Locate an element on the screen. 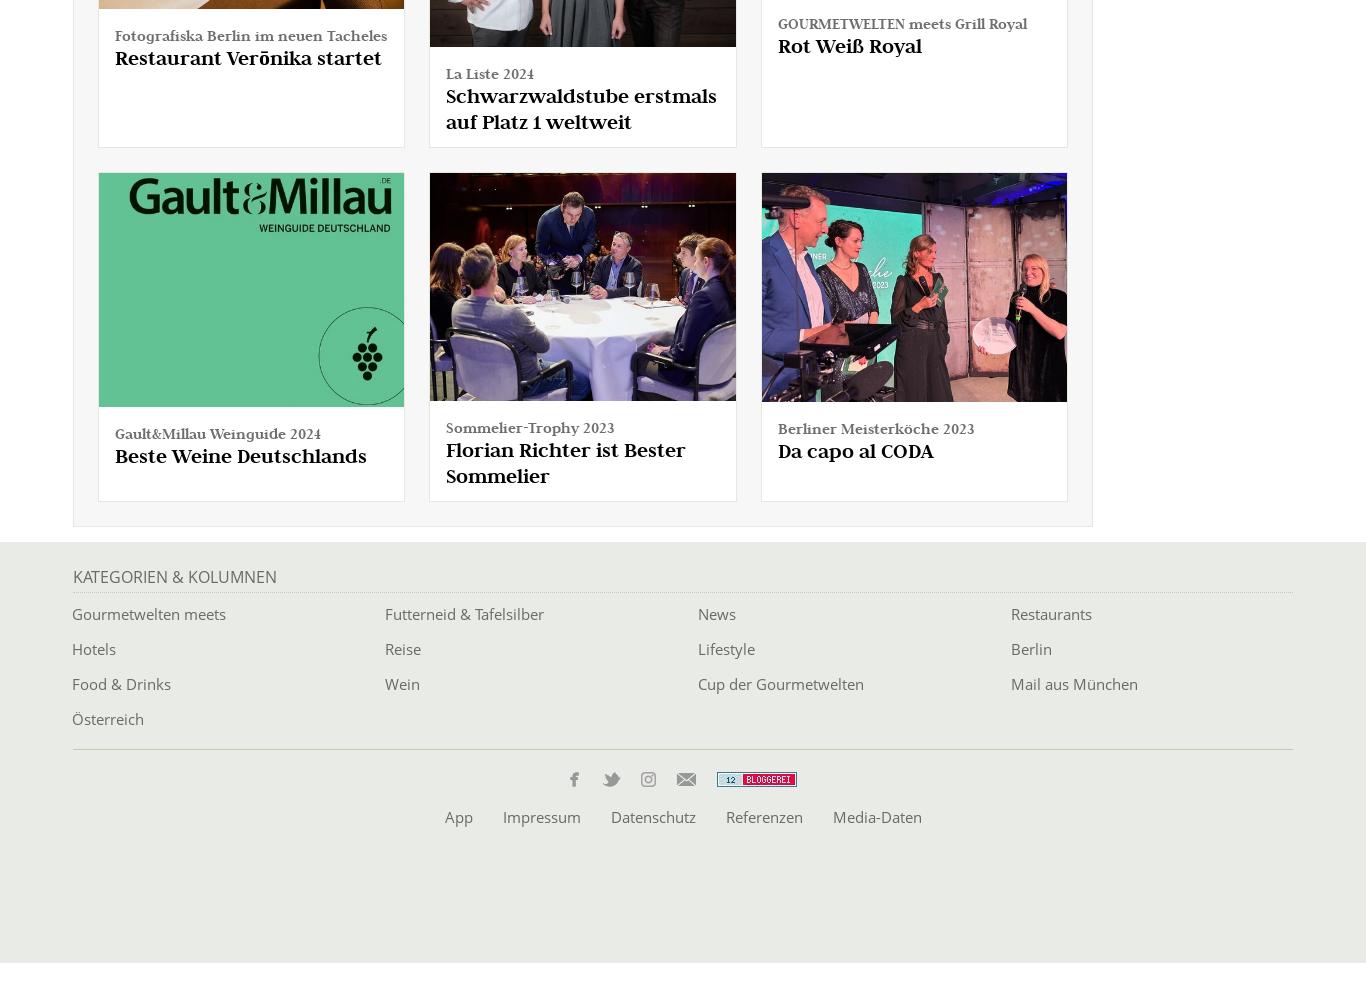  'Fotografiska Berlin im neuen Tacheles' is located at coordinates (250, 34).